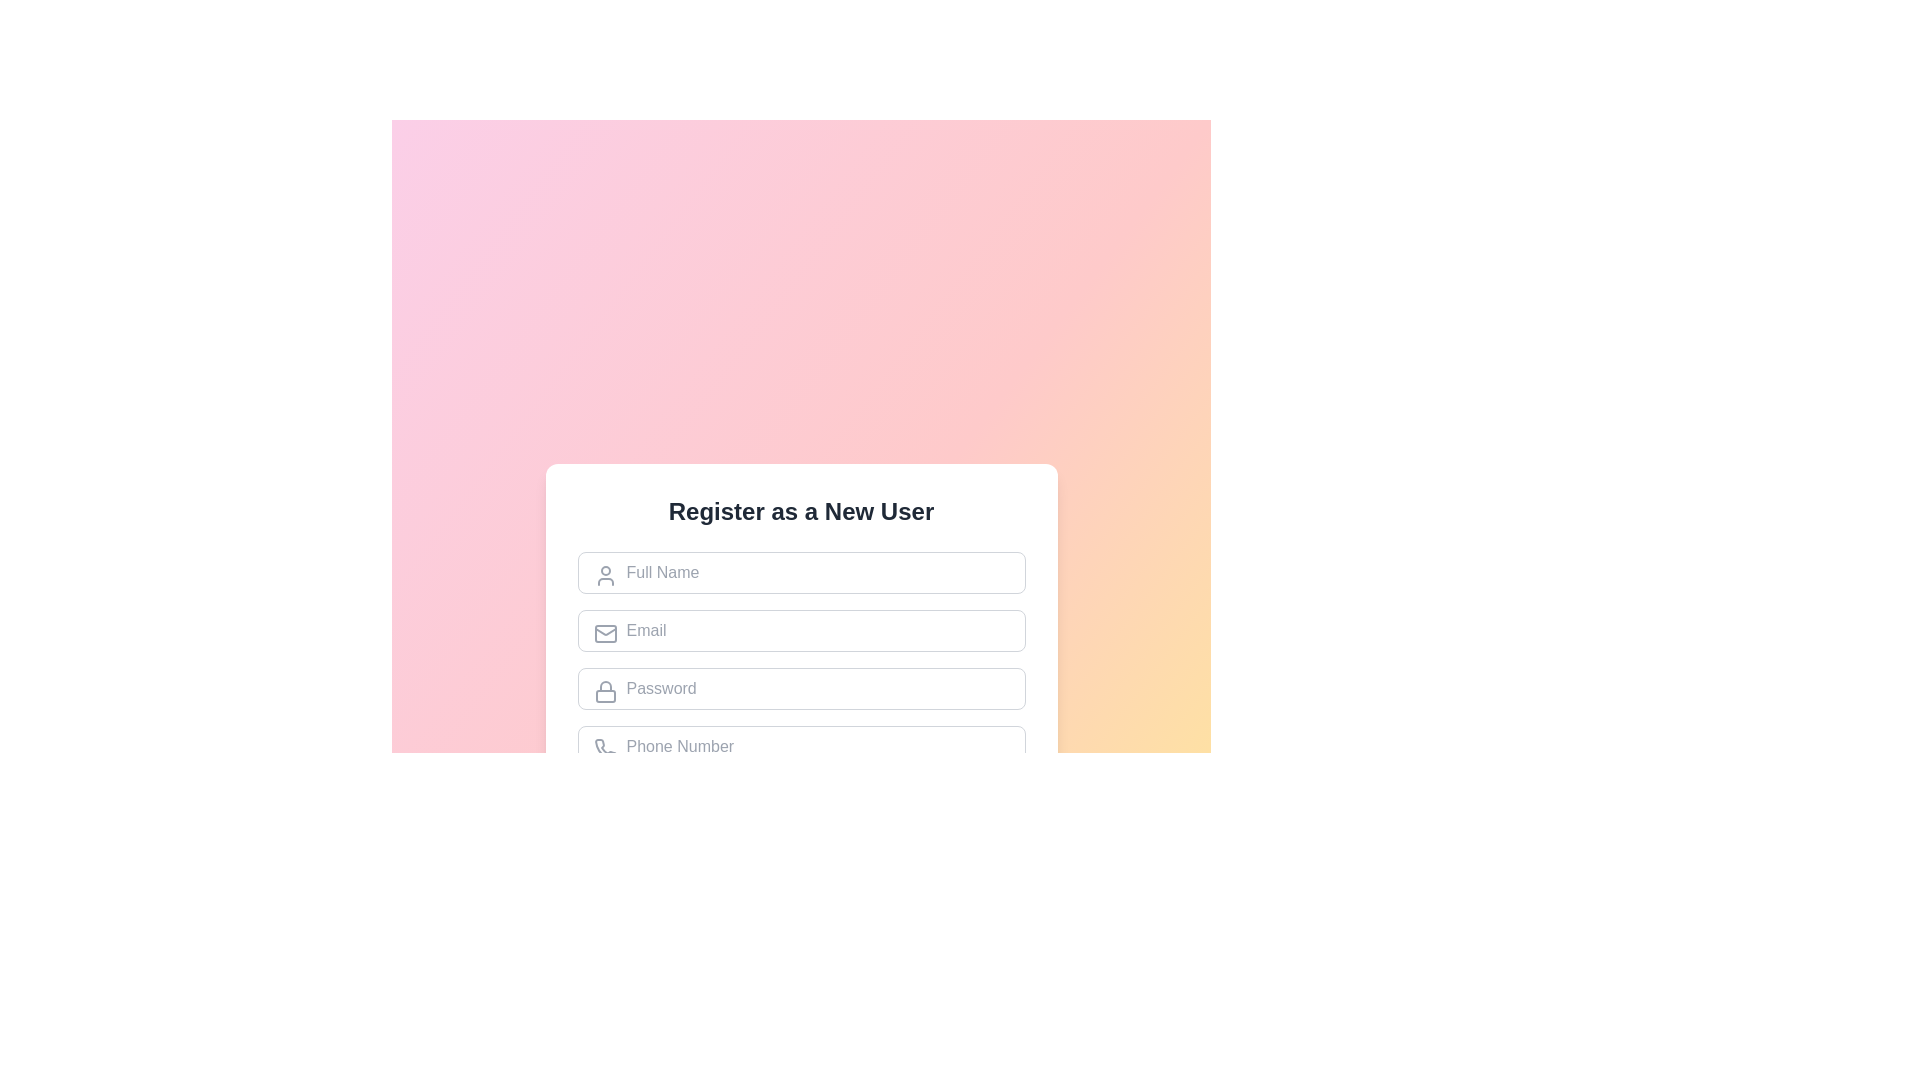  I want to click on the mail envelope icon, which is styled with a smooth border and line art, located to the left of the 'Email' placeholder text in the email input form field, so click(604, 633).